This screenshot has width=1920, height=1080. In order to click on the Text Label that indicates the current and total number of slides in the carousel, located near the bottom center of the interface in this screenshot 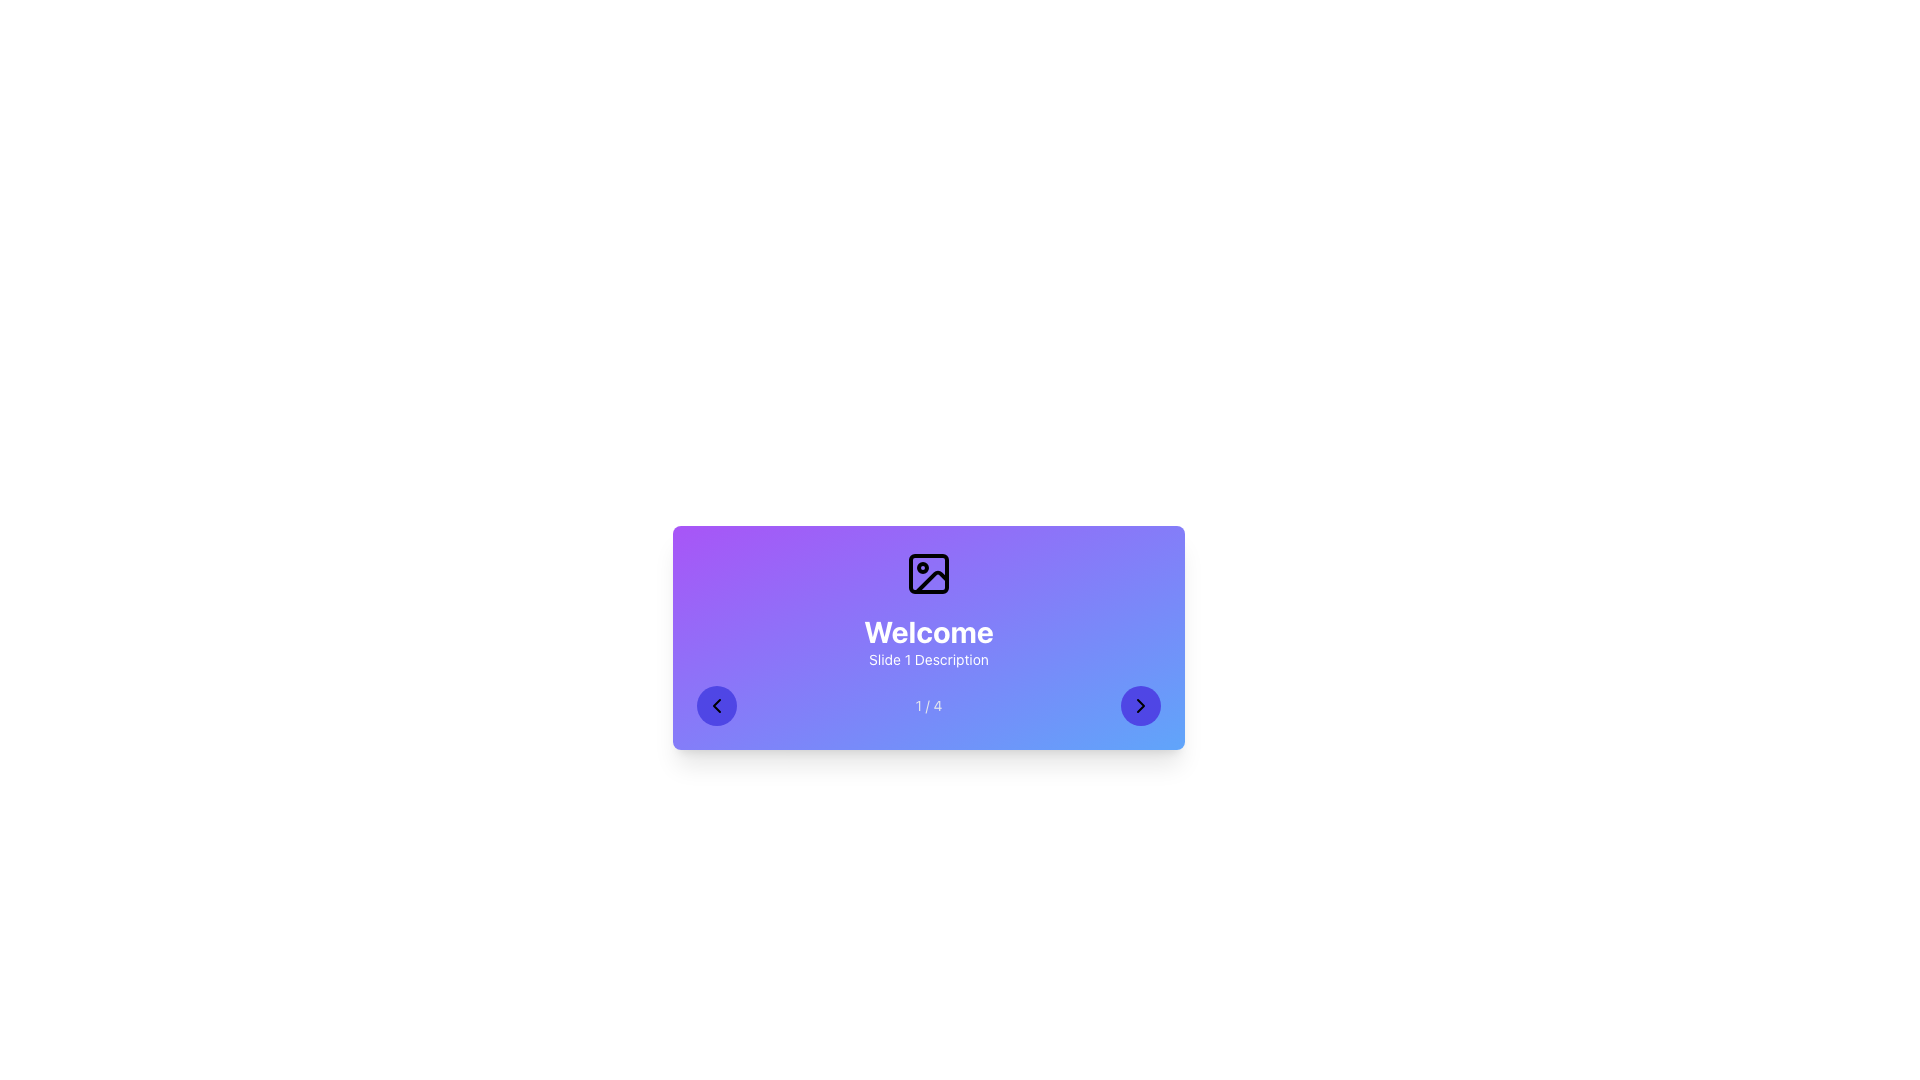, I will do `click(928, 704)`.